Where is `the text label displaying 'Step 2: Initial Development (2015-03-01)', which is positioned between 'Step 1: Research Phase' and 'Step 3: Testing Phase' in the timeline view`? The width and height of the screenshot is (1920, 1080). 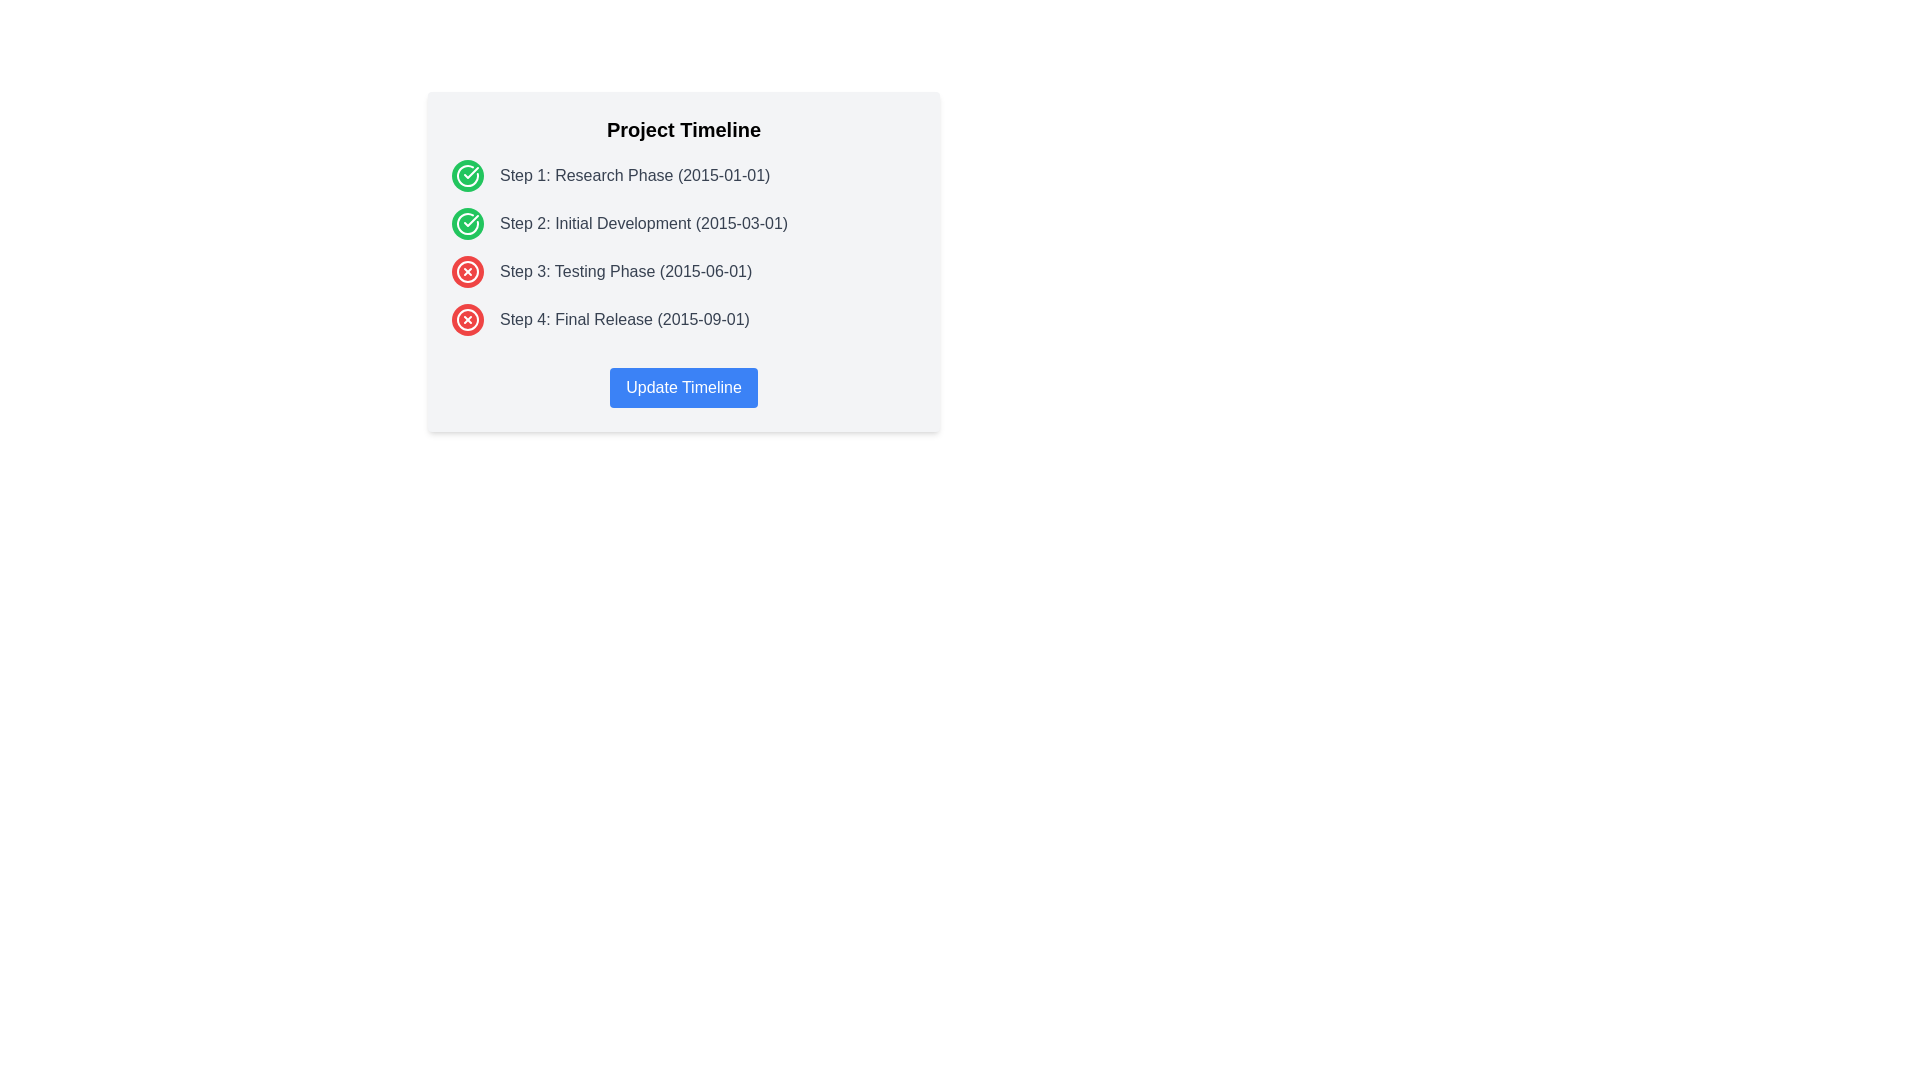
the text label displaying 'Step 2: Initial Development (2015-03-01)', which is positioned between 'Step 1: Research Phase' and 'Step 3: Testing Phase' in the timeline view is located at coordinates (644, 223).